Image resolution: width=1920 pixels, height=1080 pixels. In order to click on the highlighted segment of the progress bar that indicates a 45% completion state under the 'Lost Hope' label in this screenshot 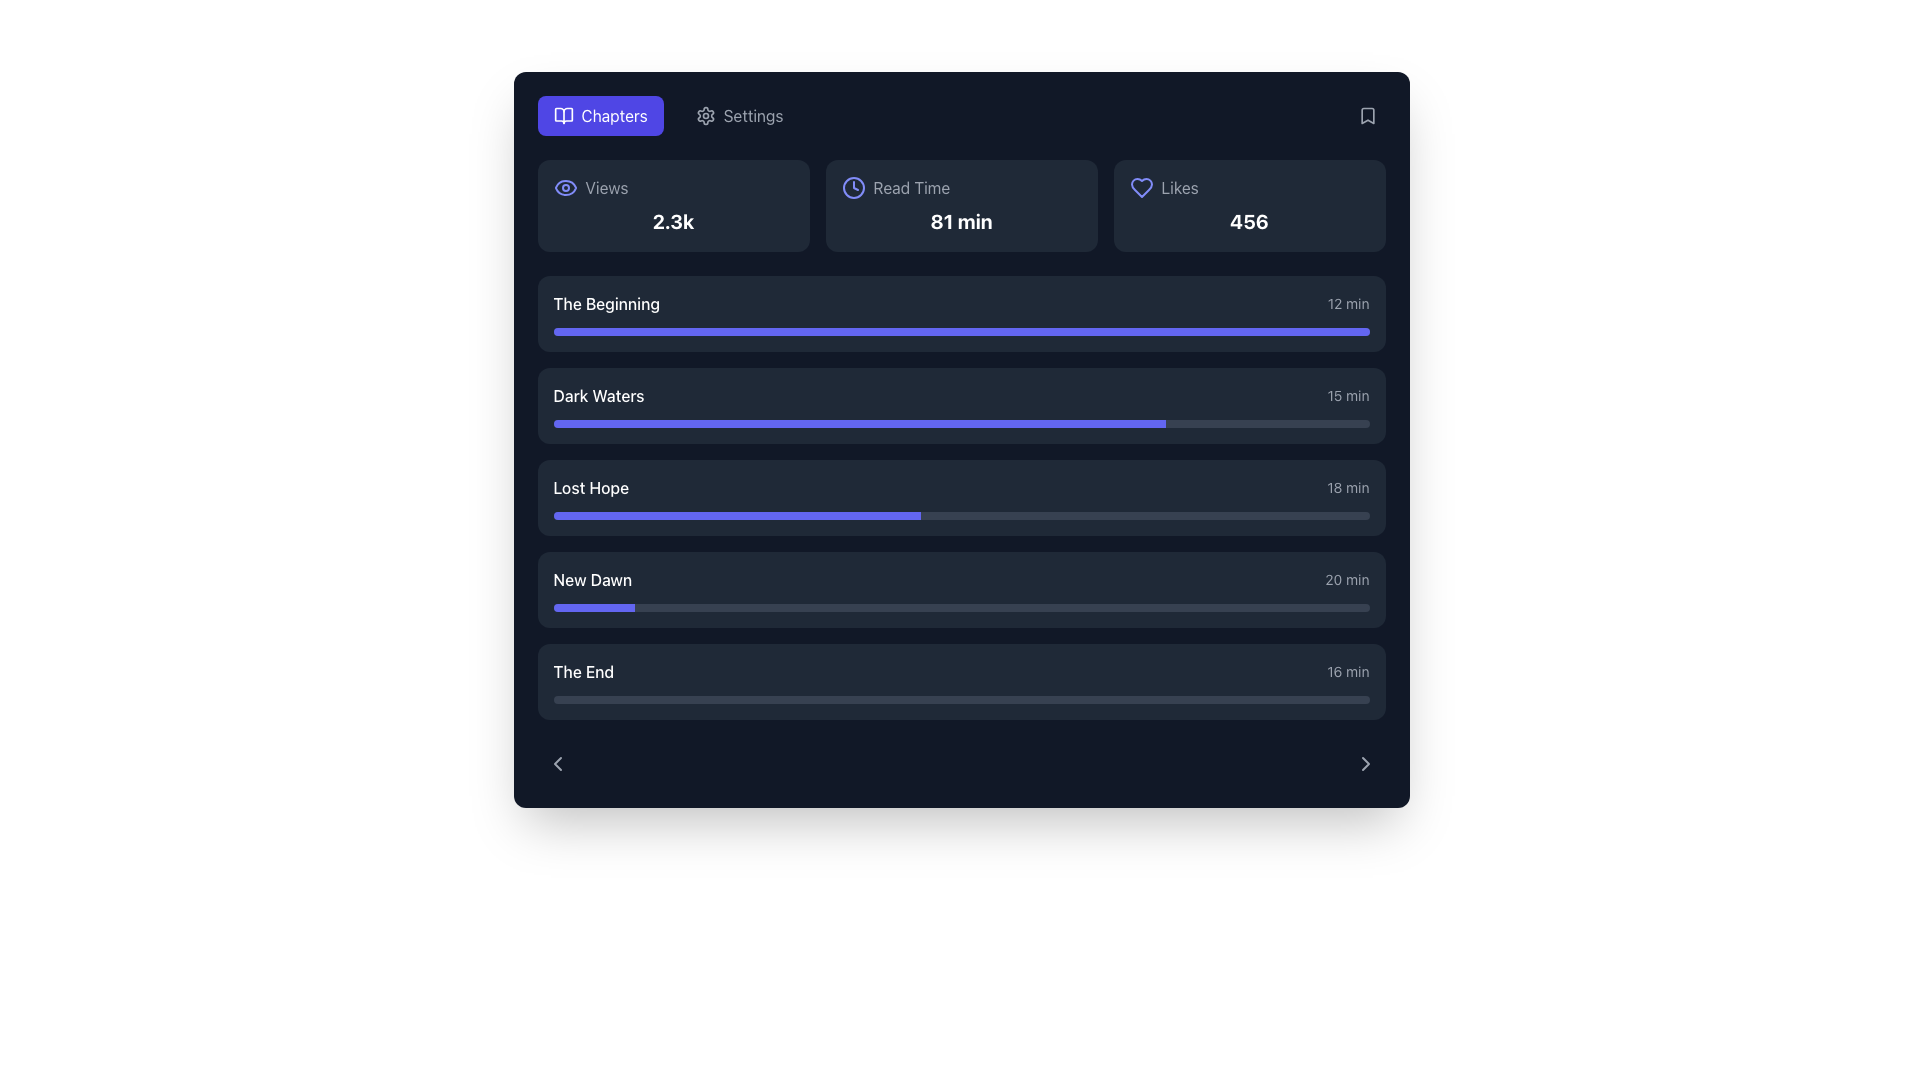, I will do `click(736, 515)`.